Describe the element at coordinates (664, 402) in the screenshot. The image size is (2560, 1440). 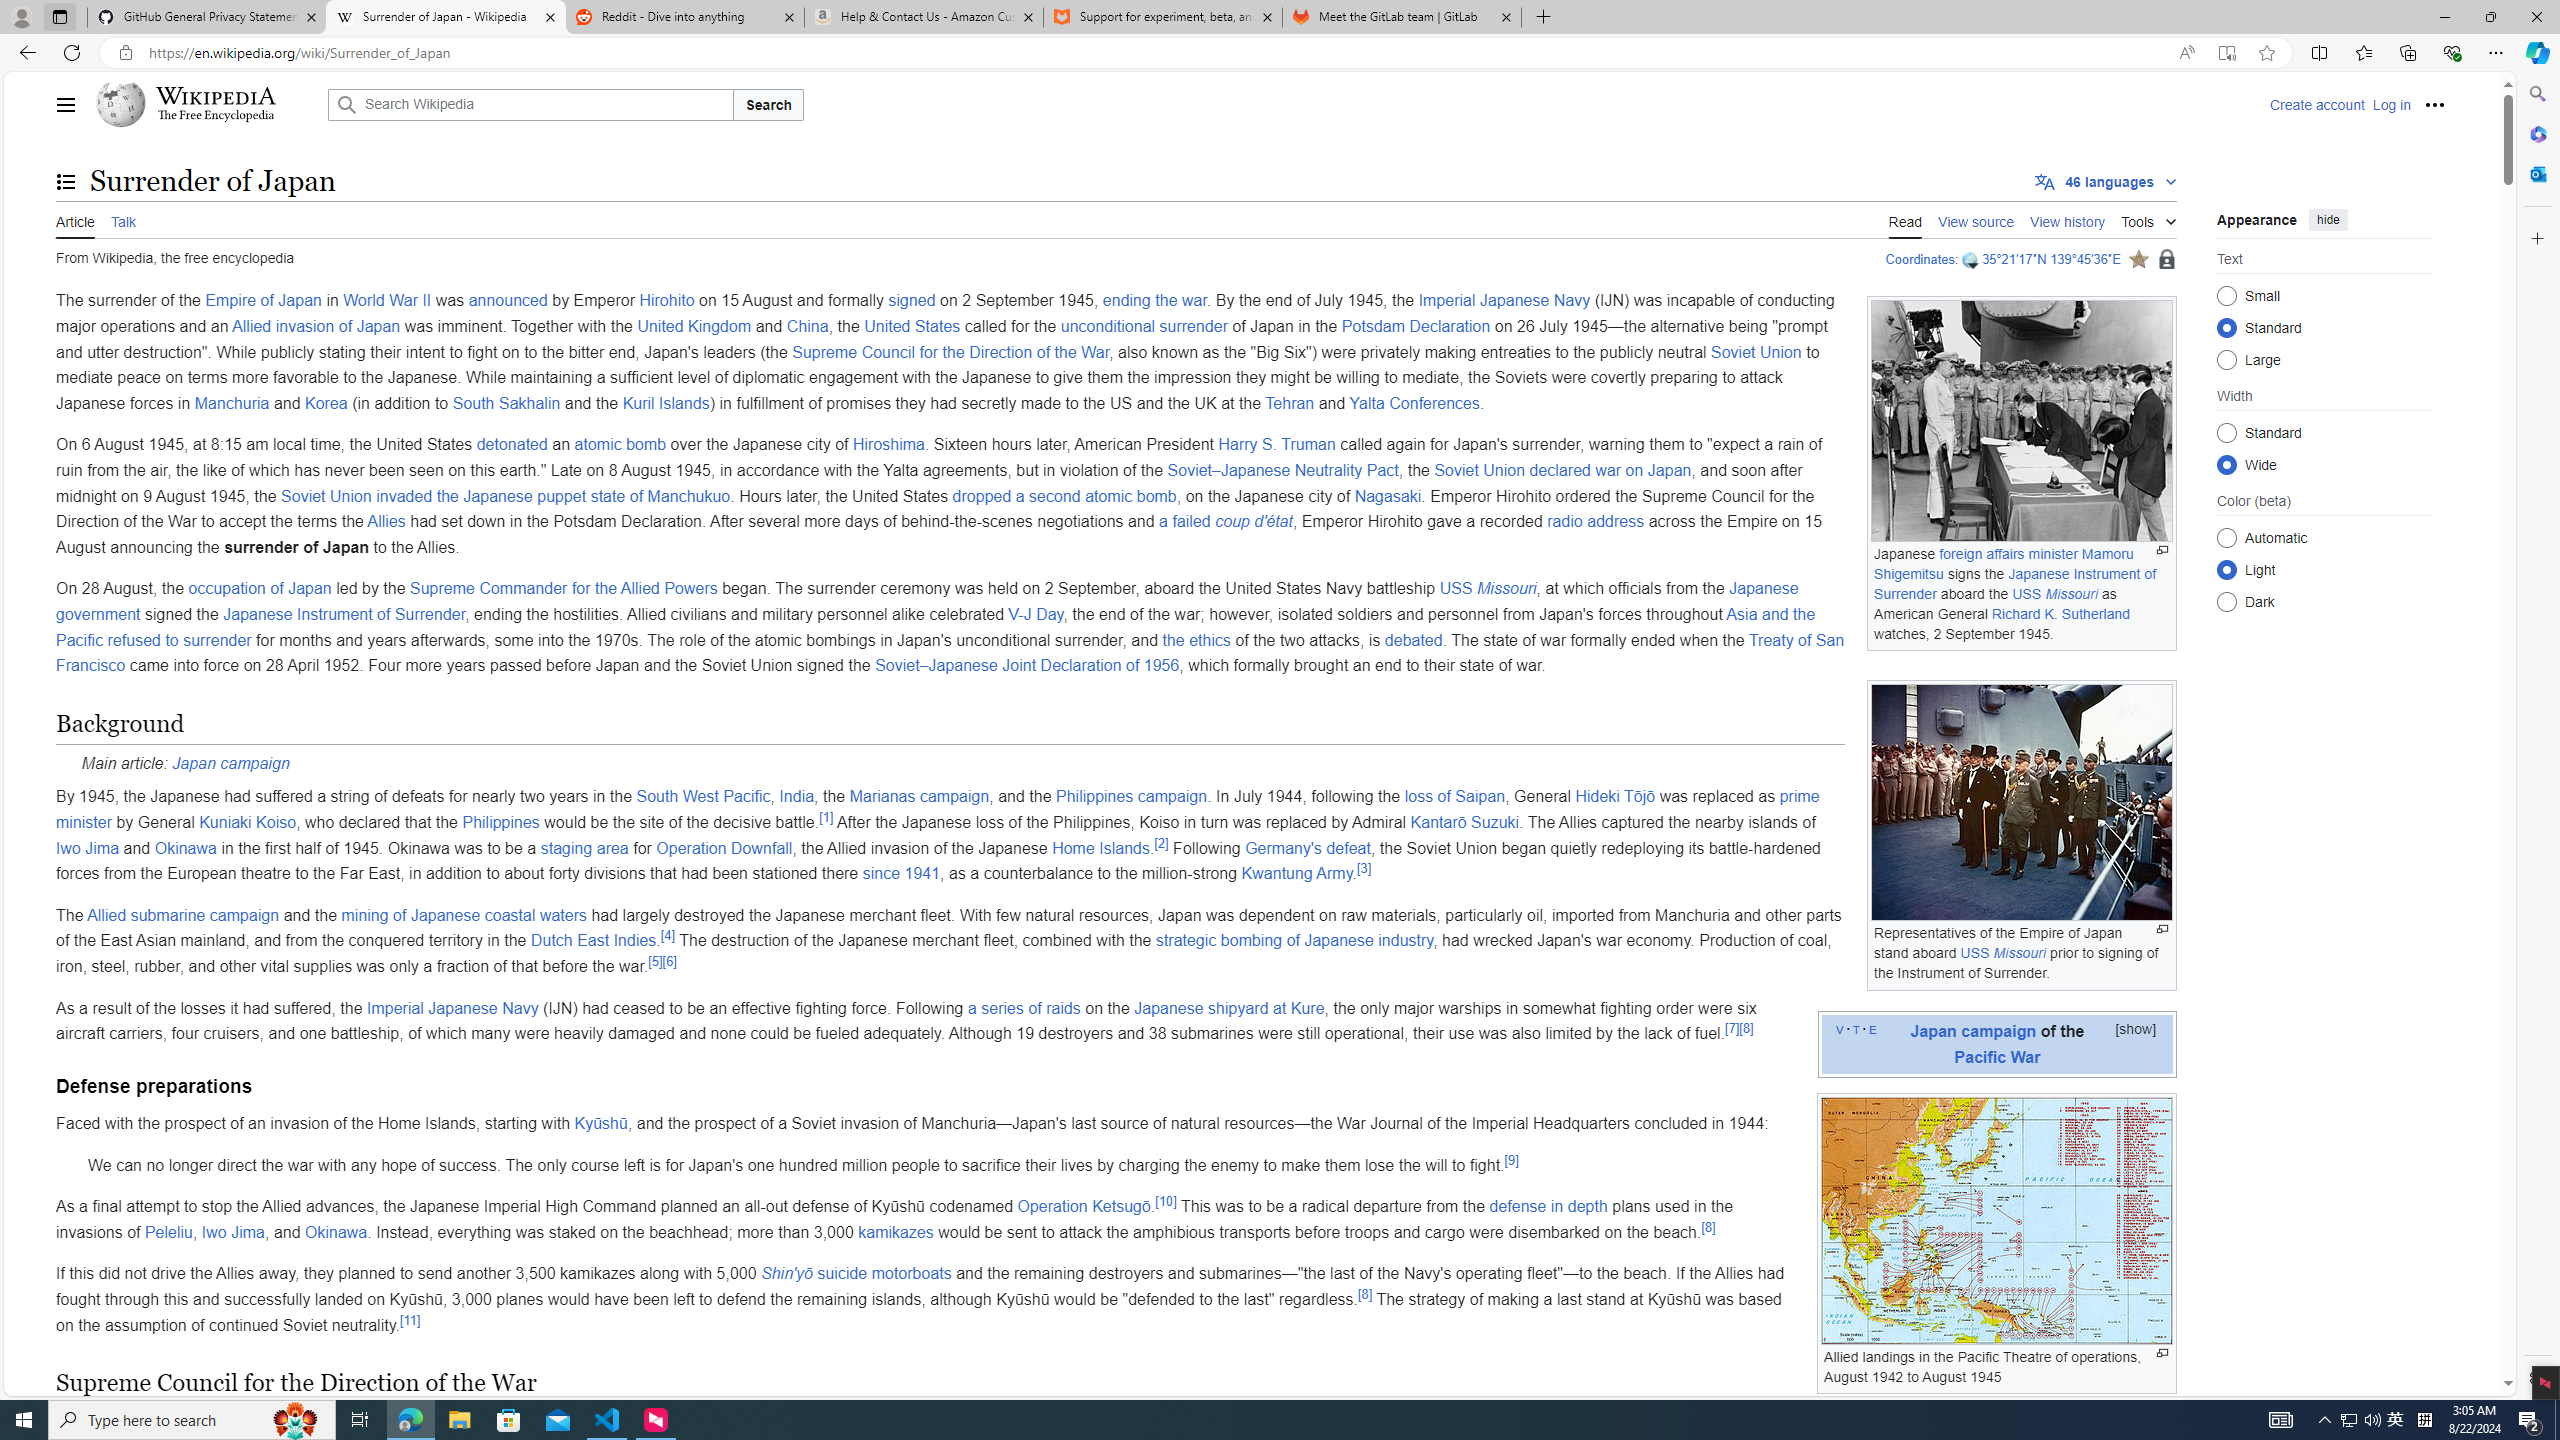
I see `'Kuril Islands'` at that location.